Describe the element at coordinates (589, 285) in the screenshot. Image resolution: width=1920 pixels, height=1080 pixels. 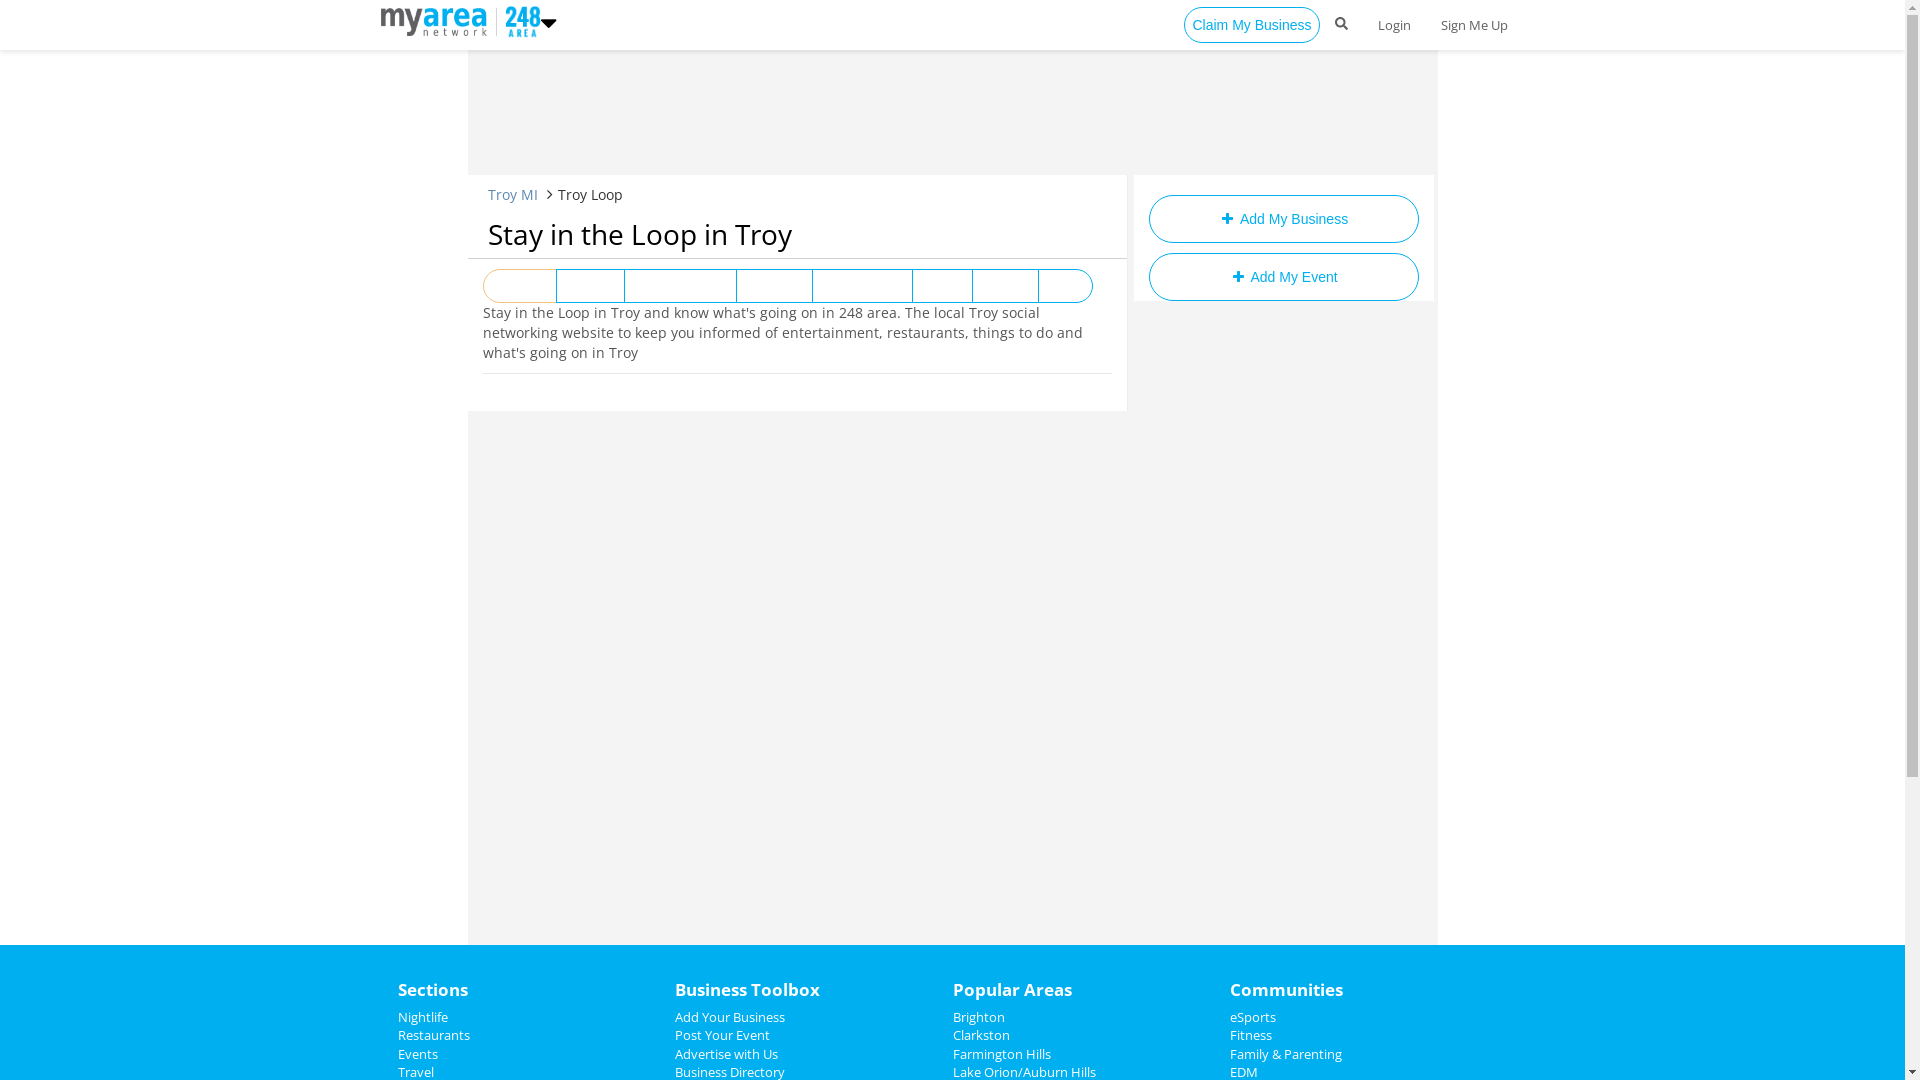
I see `'Events'` at that location.